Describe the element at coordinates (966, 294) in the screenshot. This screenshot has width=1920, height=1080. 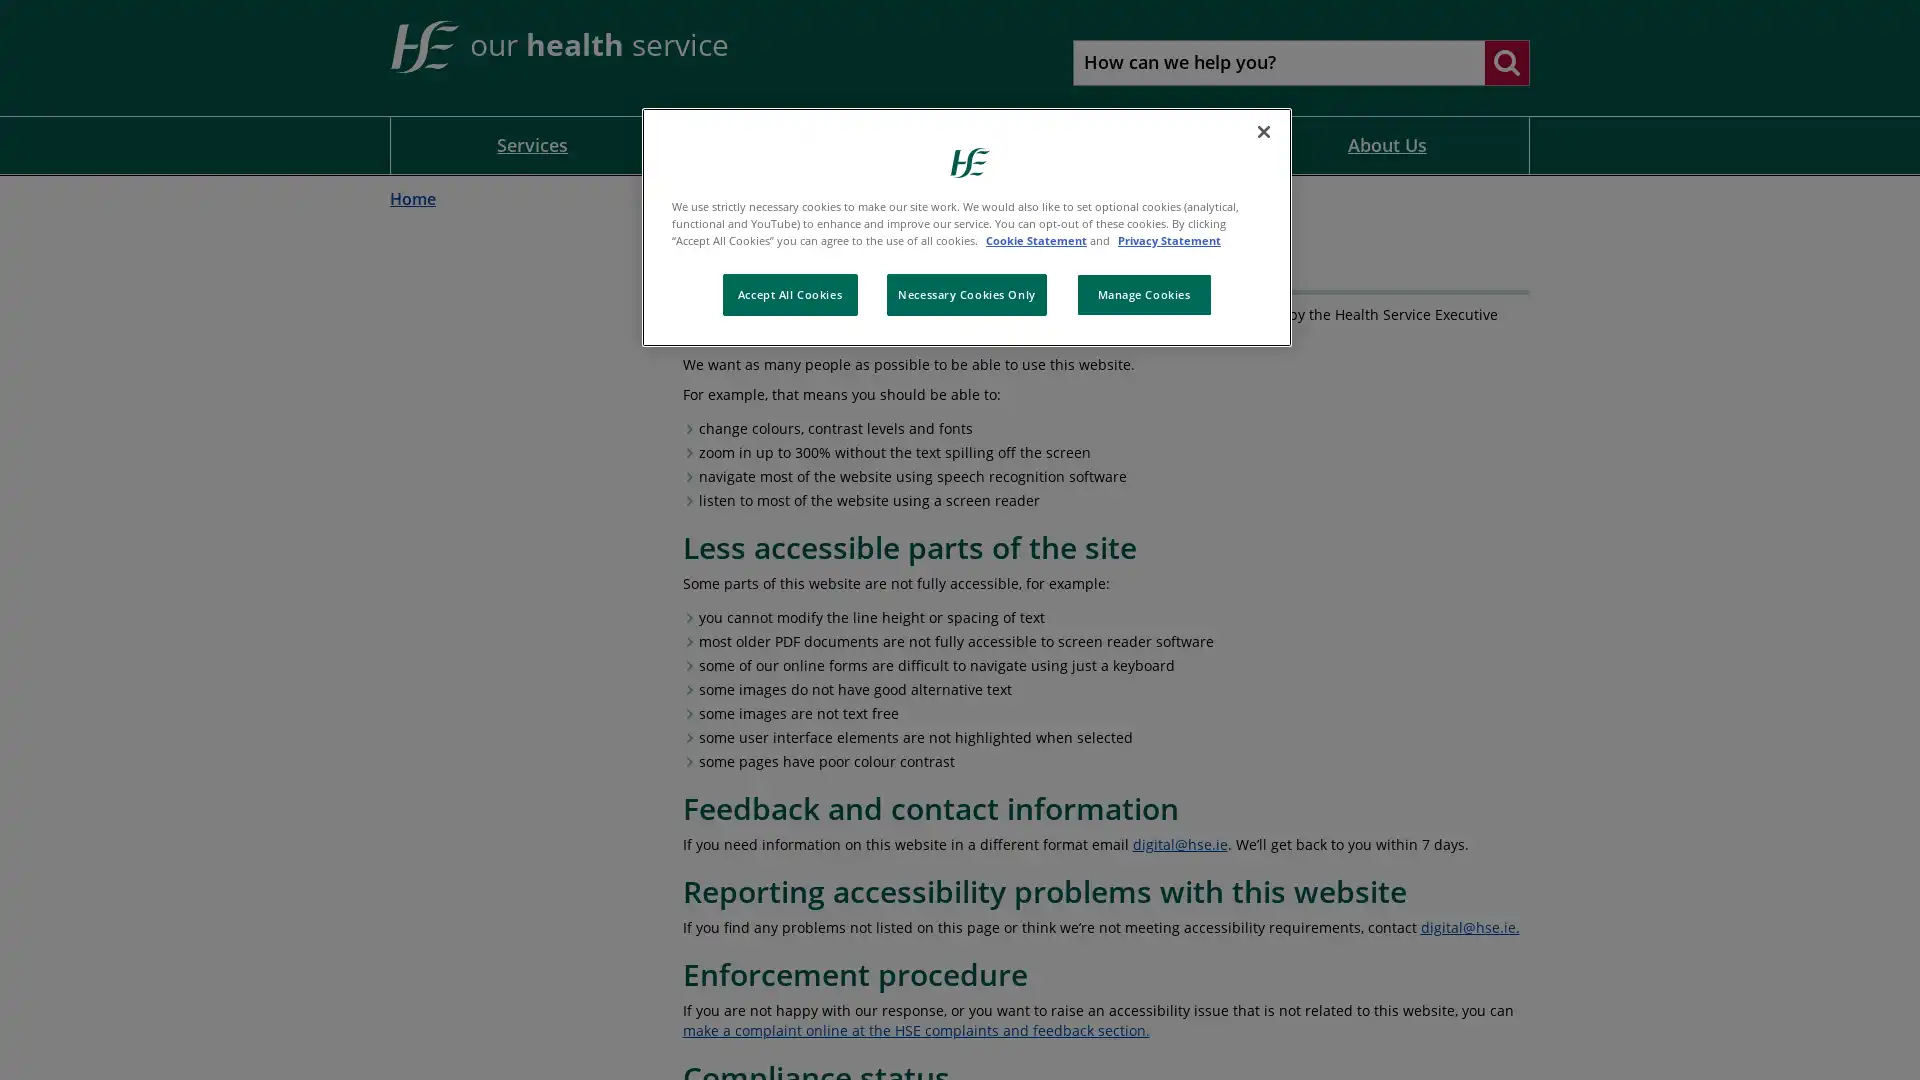
I see `Necessary Cookies Only` at that location.